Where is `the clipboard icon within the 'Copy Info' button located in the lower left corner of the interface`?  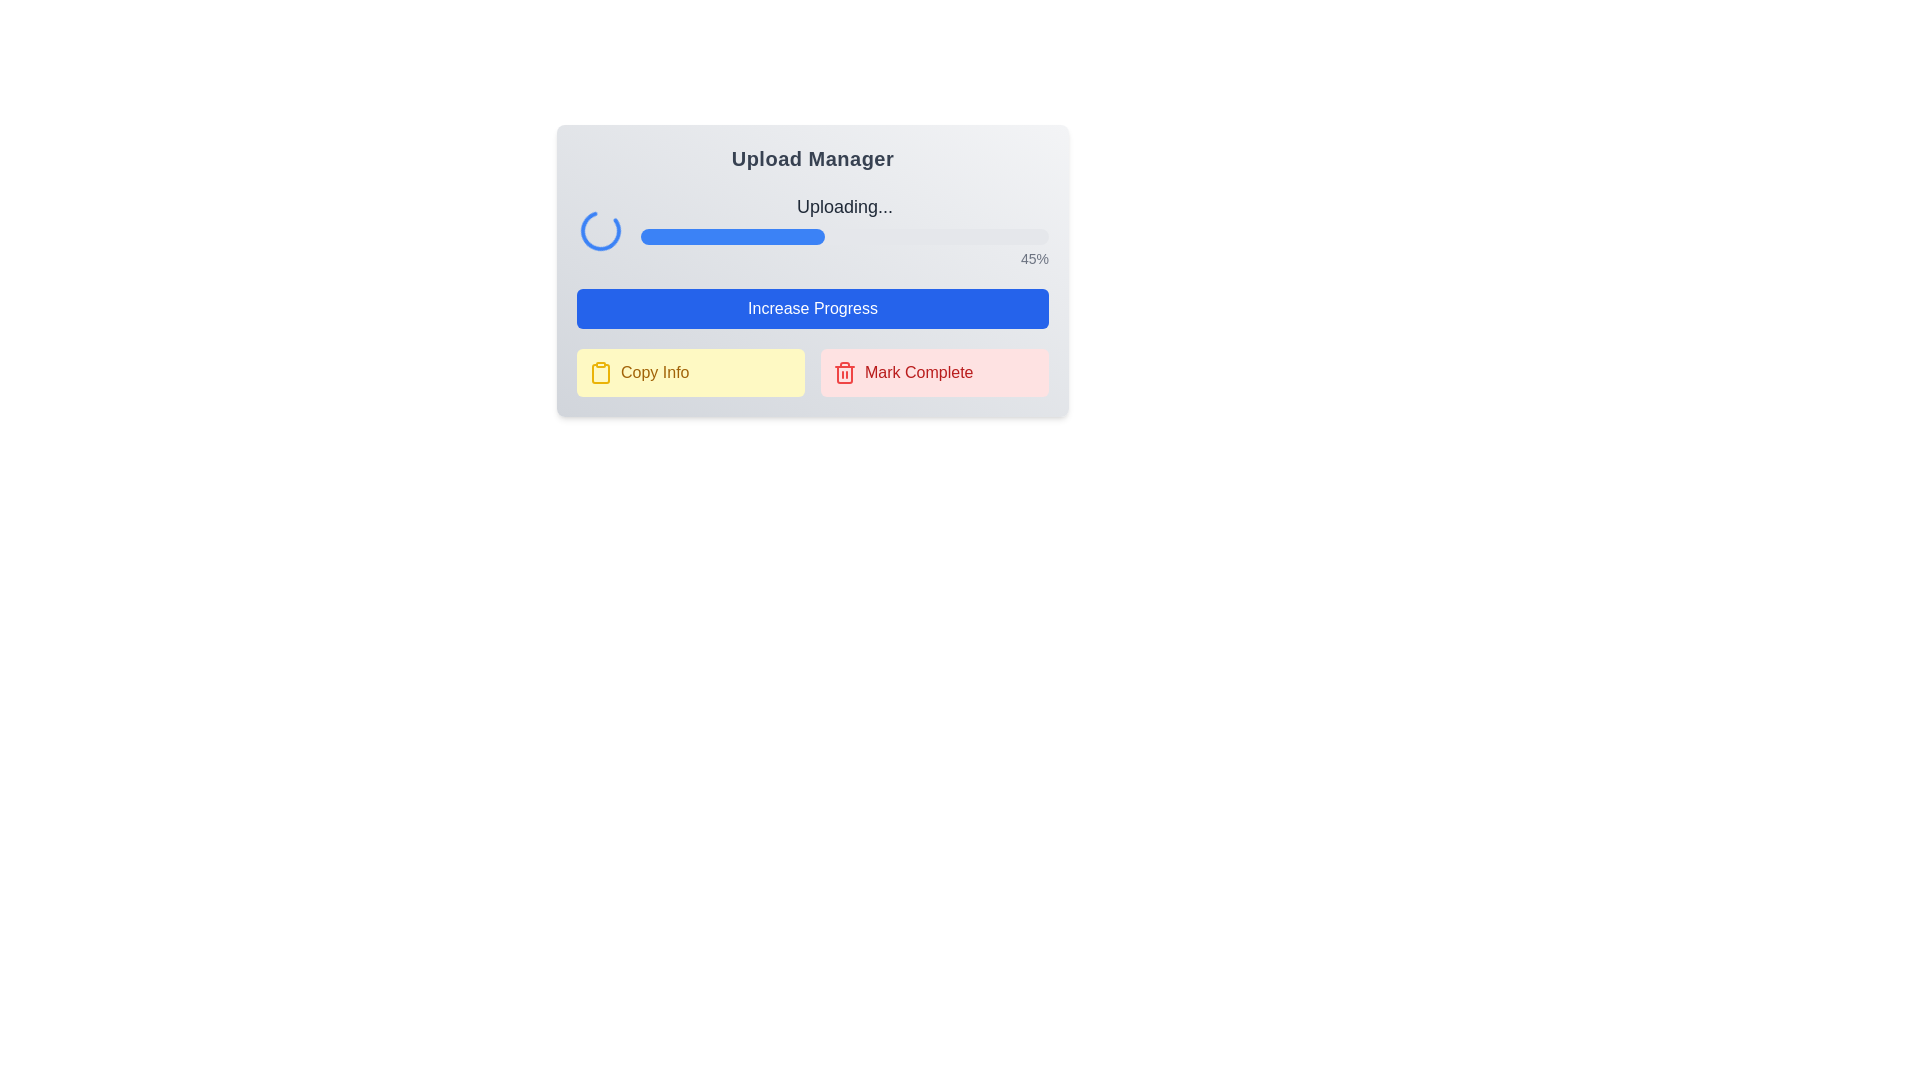
the clipboard icon within the 'Copy Info' button located in the lower left corner of the interface is located at coordinates (599, 373).